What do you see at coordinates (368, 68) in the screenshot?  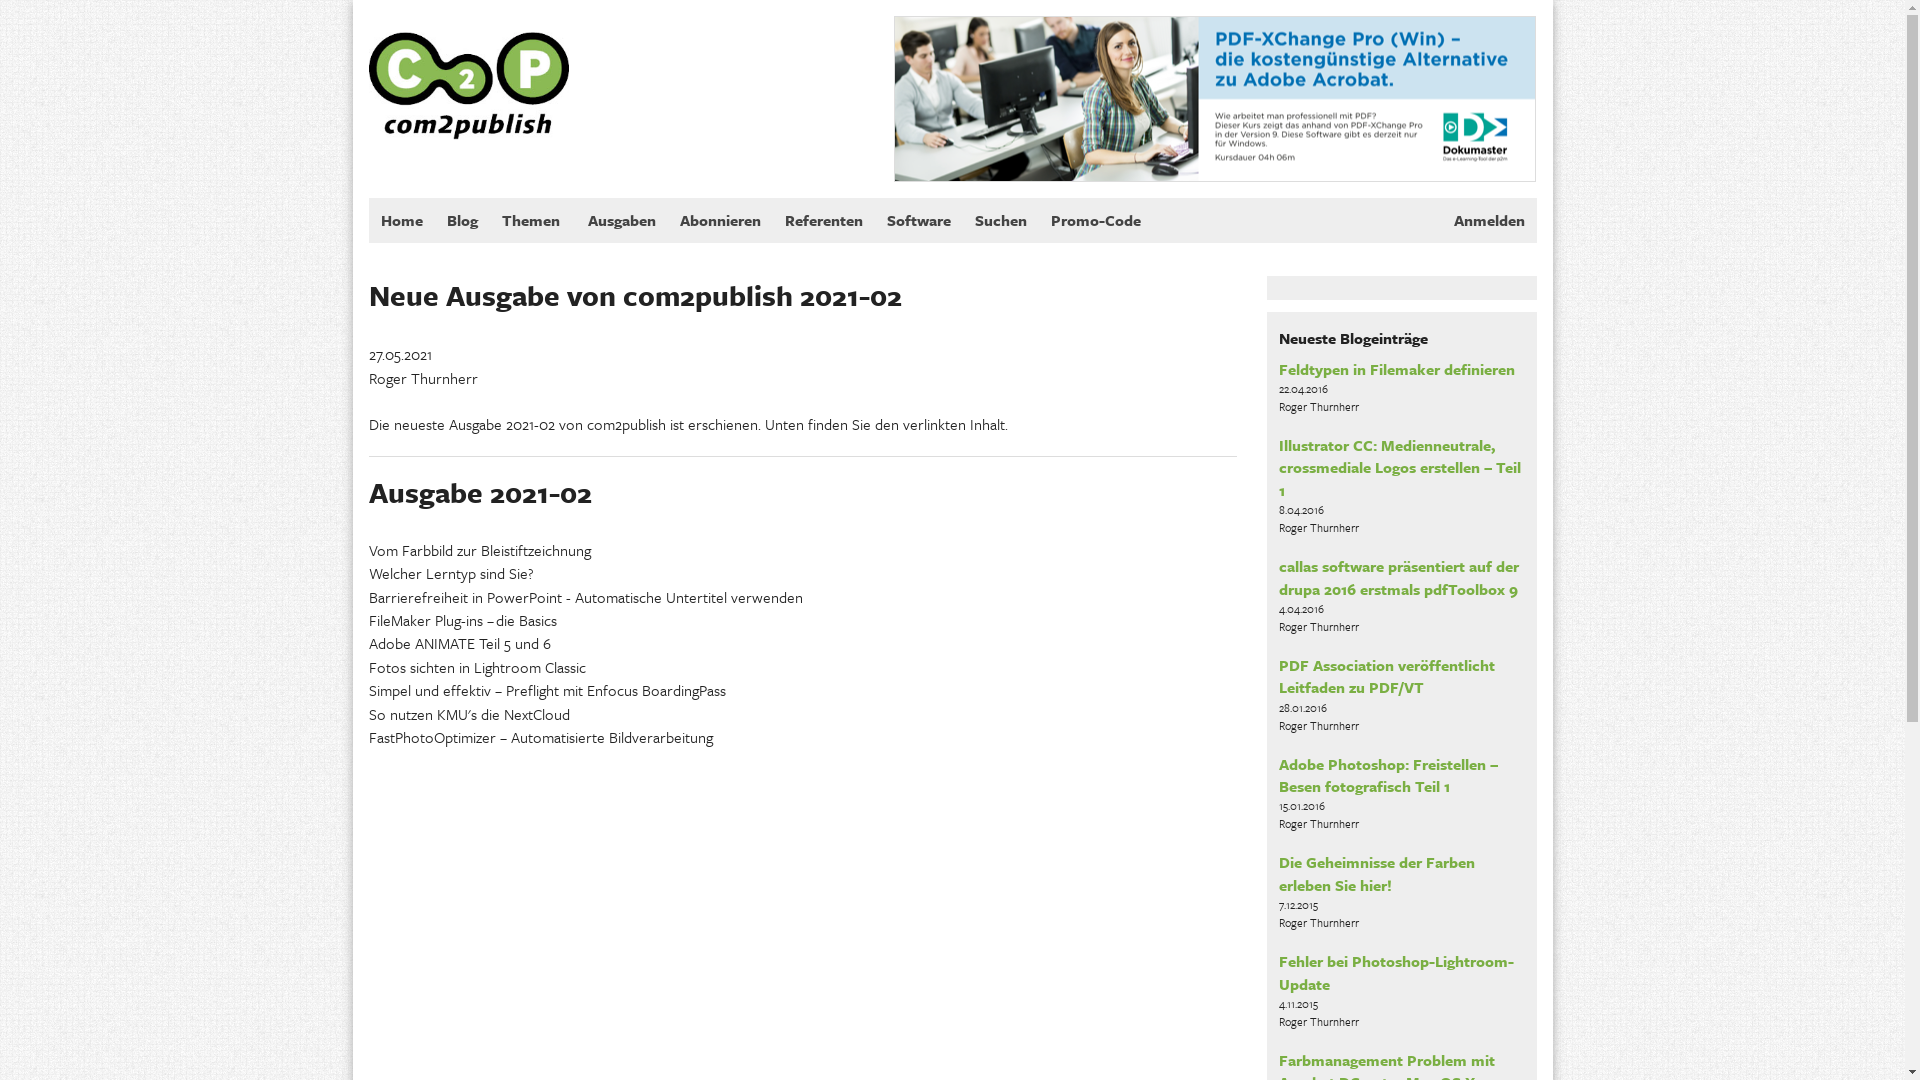 I see `'com2publish Startseite'` at bounding box center [368, 68].